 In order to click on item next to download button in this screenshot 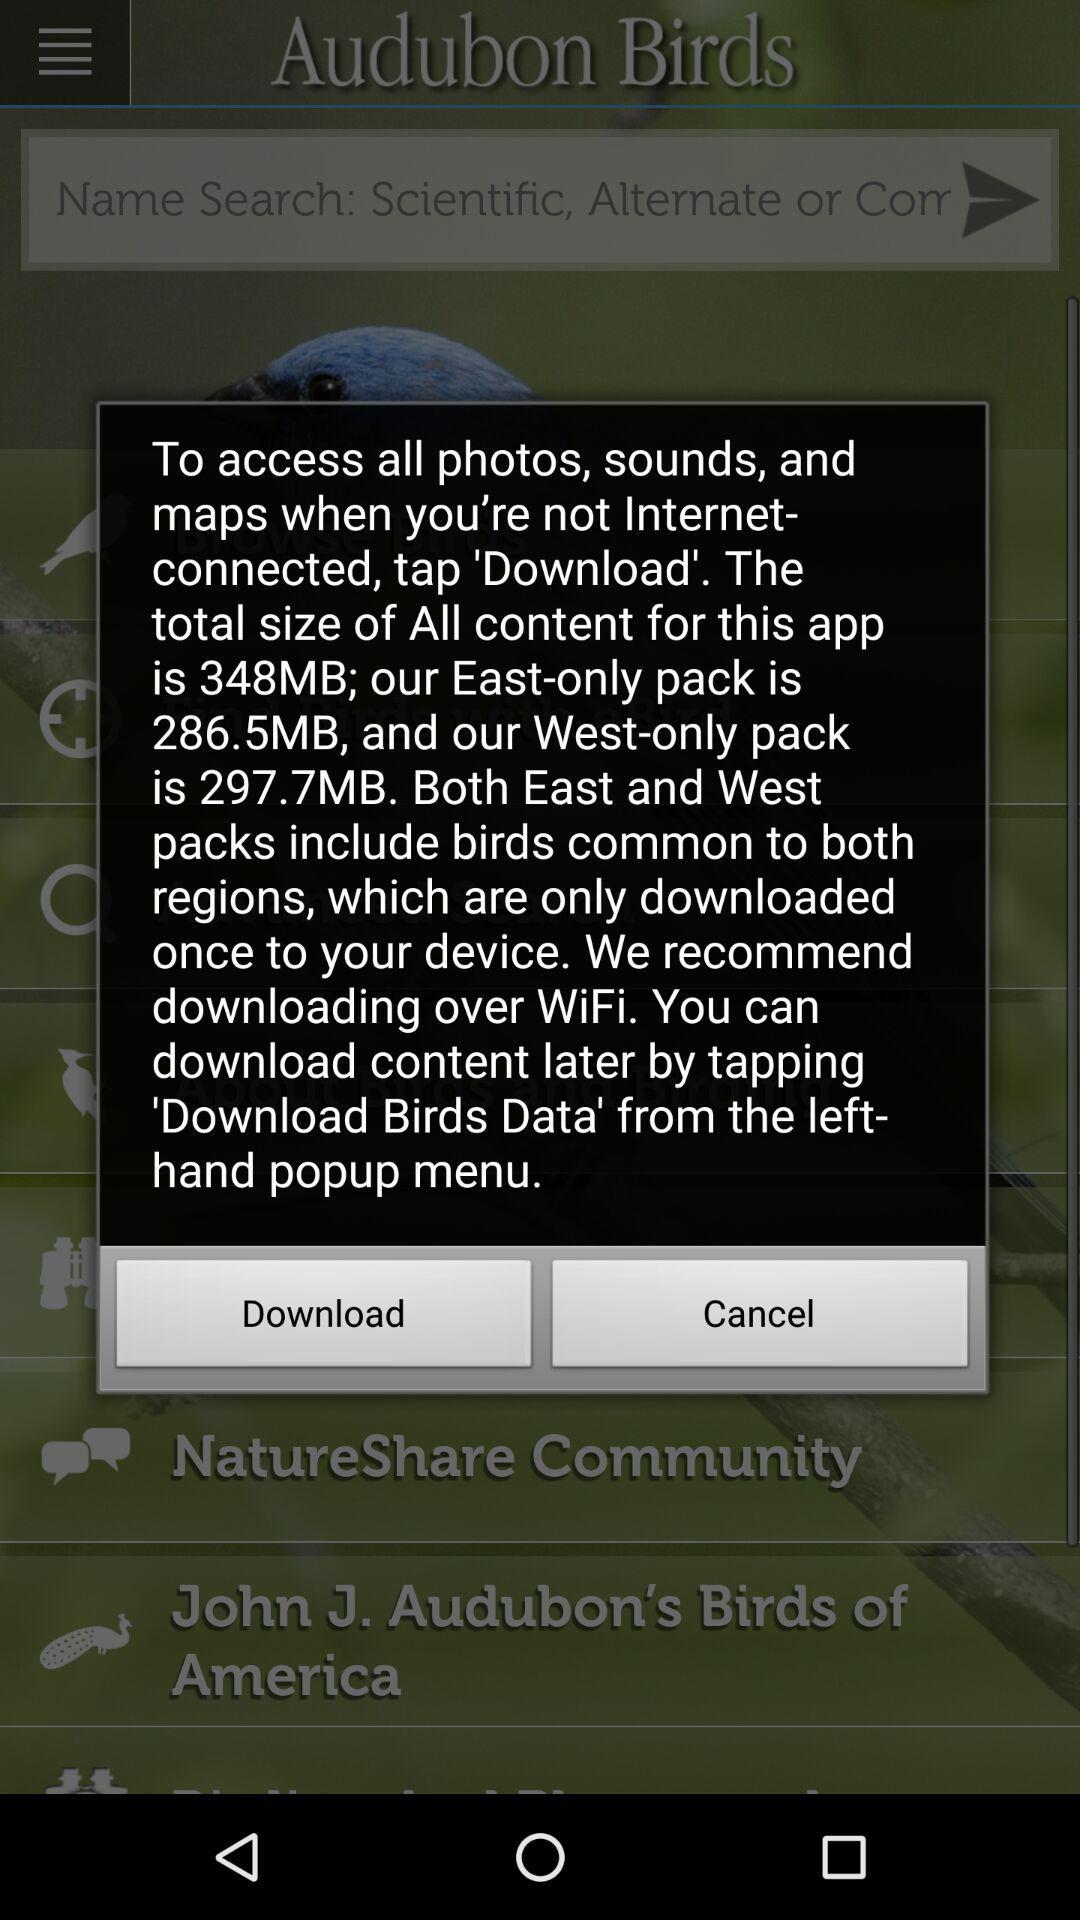, I will do `click(760, 1319)`.